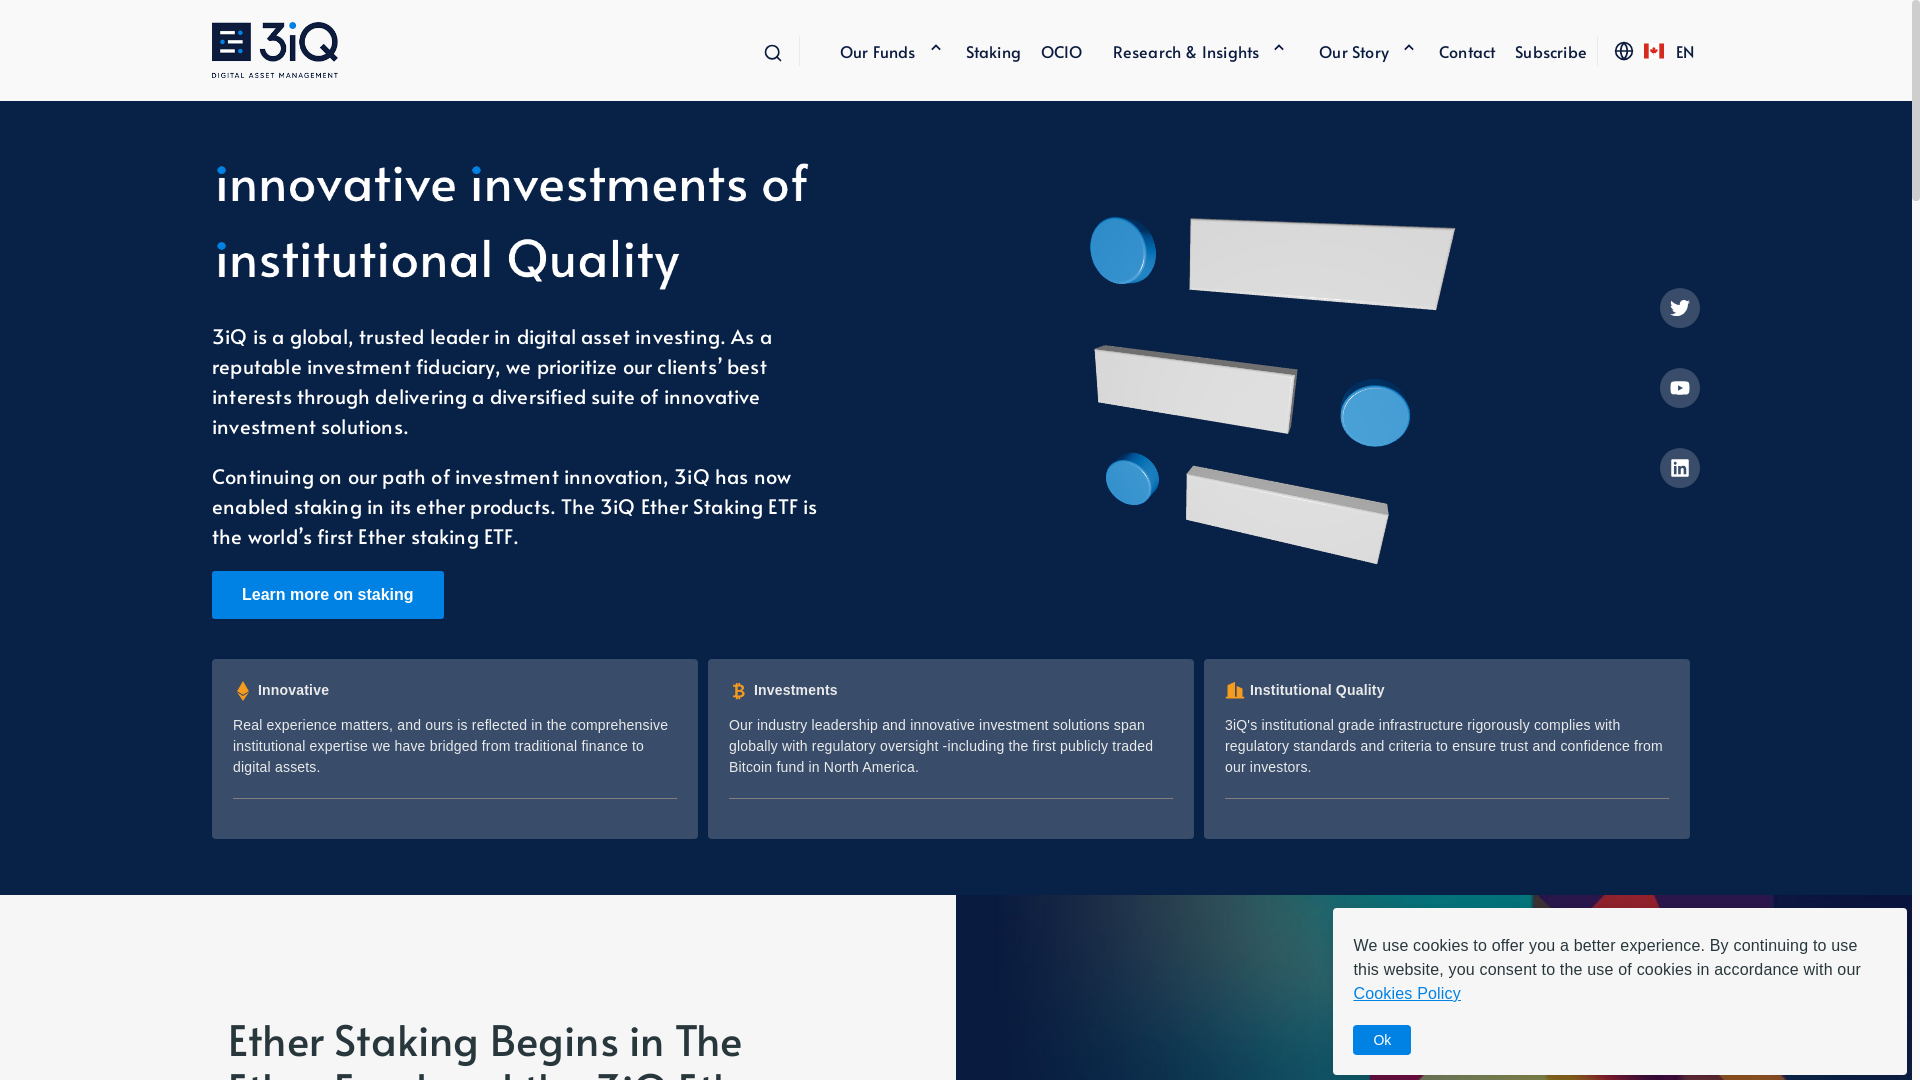 The width and height of the screenshot is (1920, 1080). What do you see at coordinates (1494, 49) in the screenshot?
I see `'Subscribe'` at bounding box center [1494, 49].